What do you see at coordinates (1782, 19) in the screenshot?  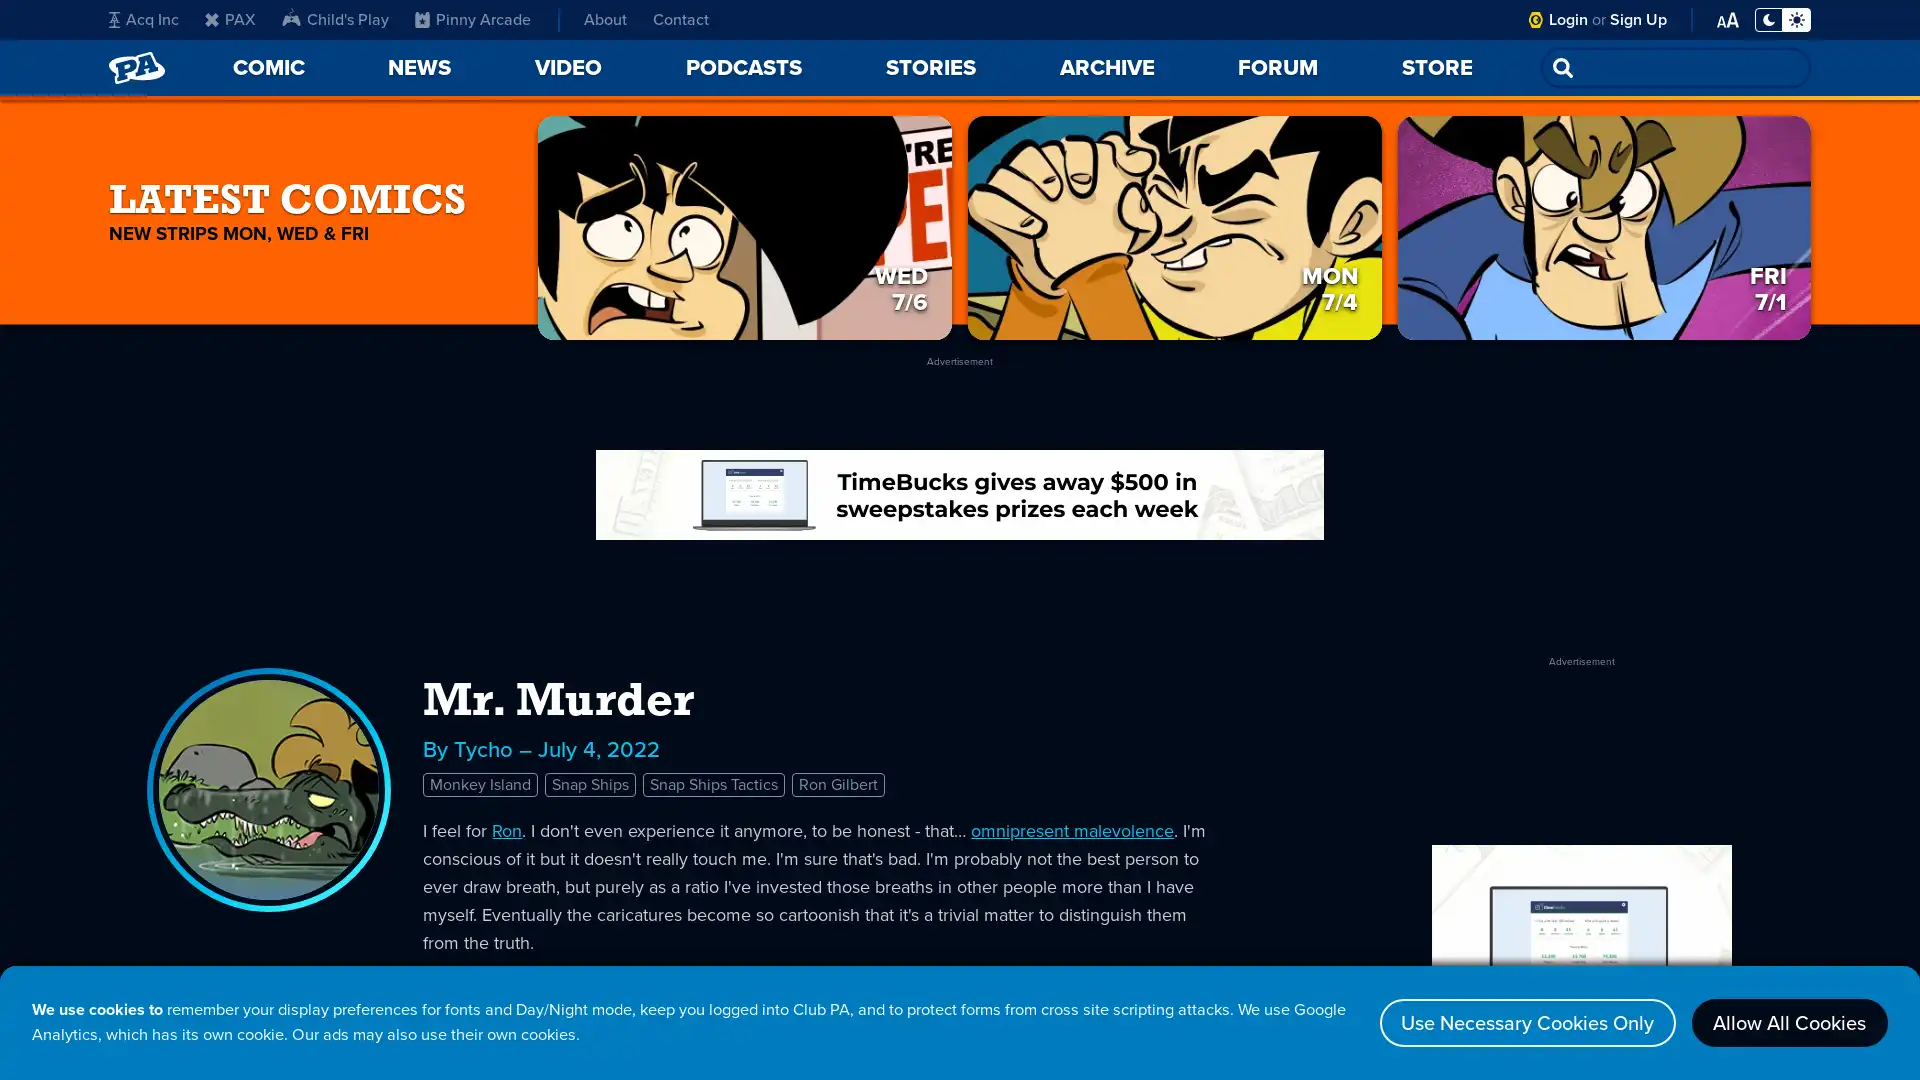 I see `Toggle Display Mode - Night Mode selected` at bounding box center [1782, 19].